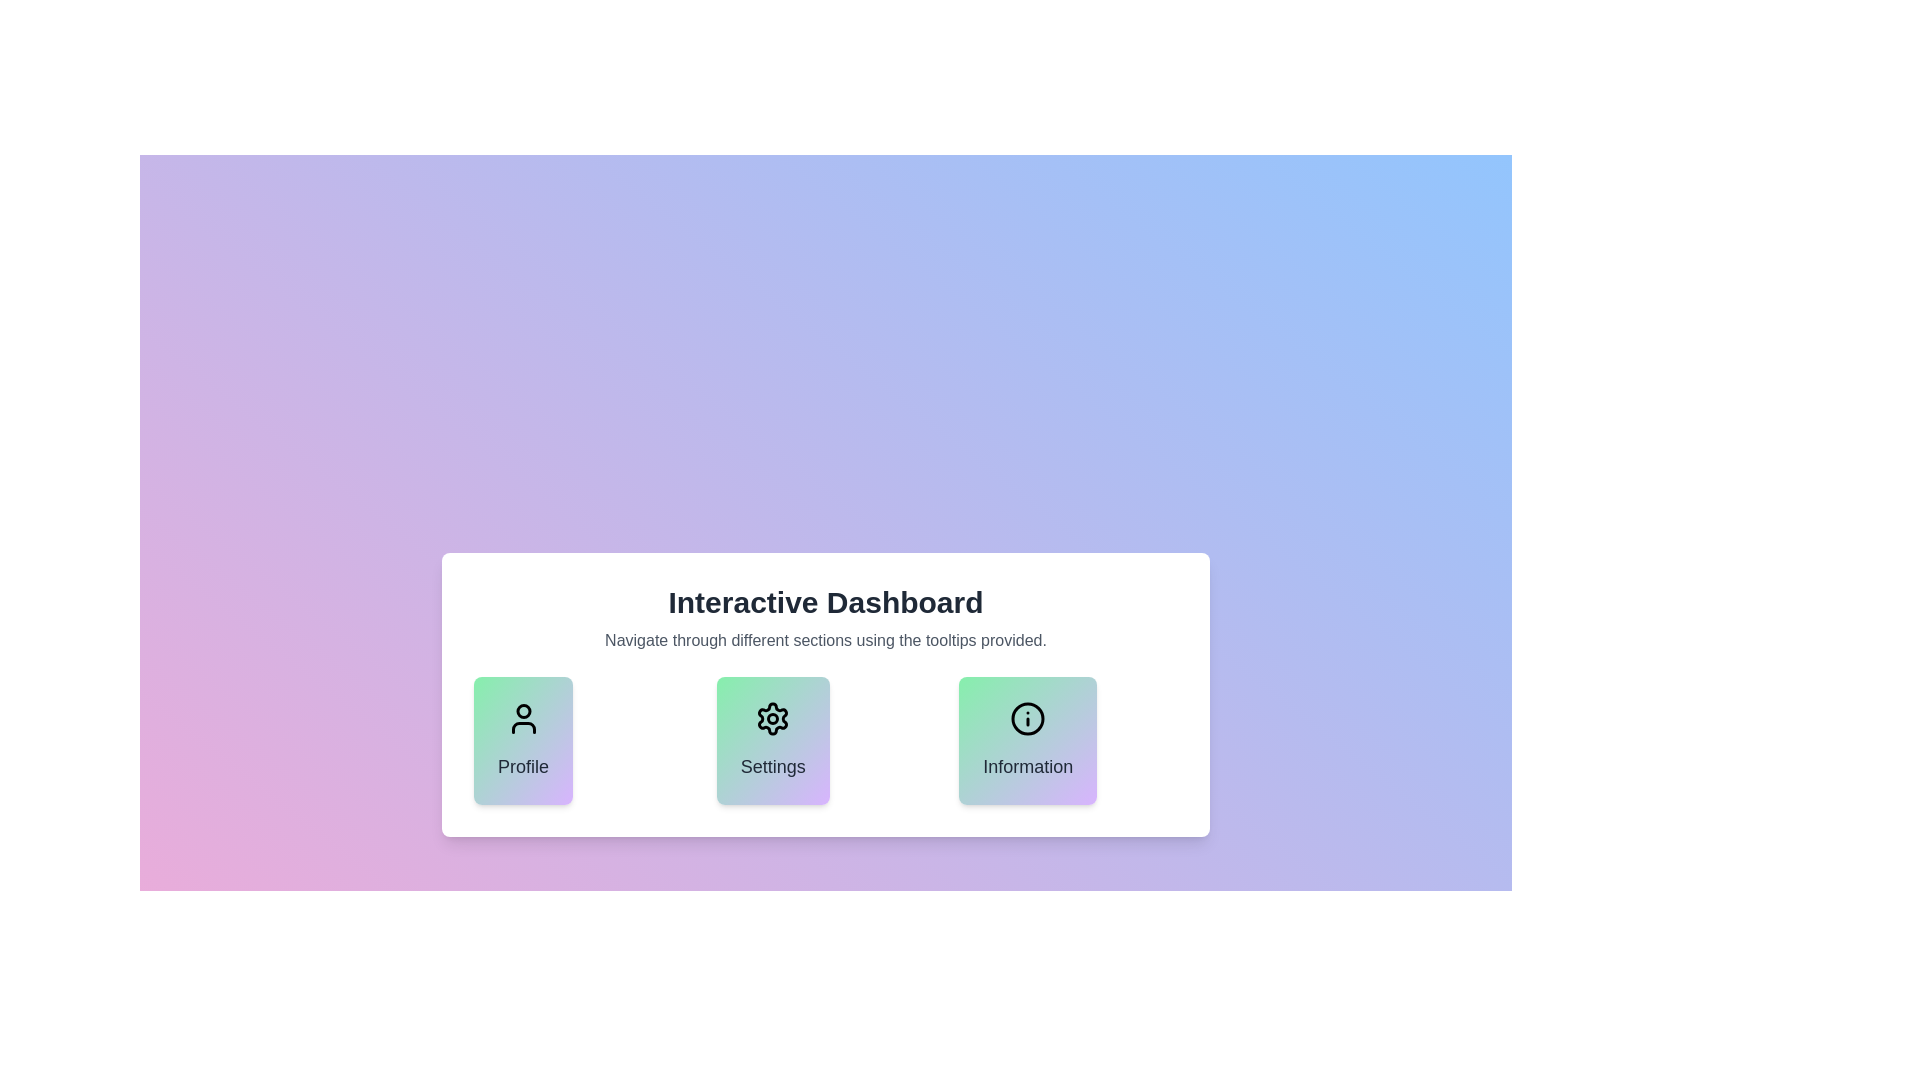 The width and height of the screenshot is (1920, 1080). What do you see at coordinates (825, 601) in the screenshot?
I see `the static text label 'Interactive Dashboard', which is prominently displayed at the top of a white card interface and styled with a large bold font in dark gray color` at bounding box center [825, 601].